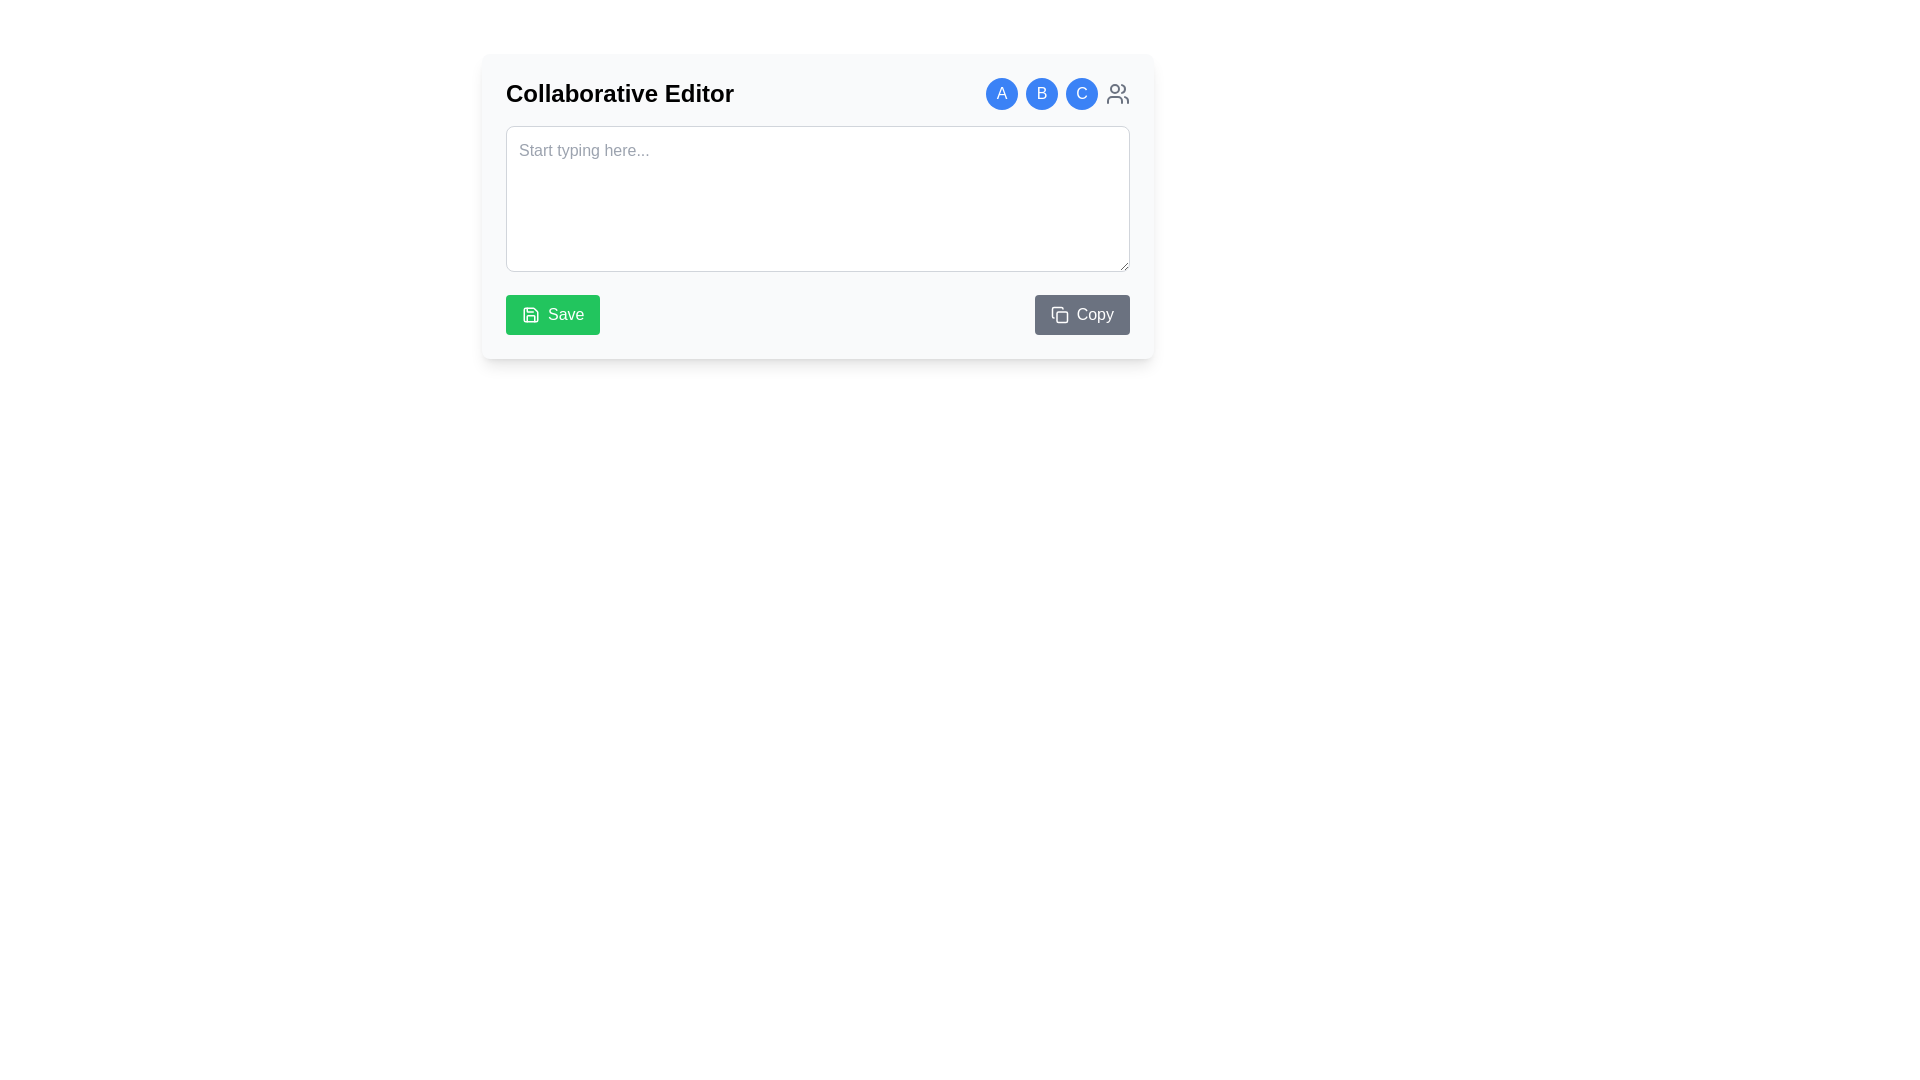 The height and width of the screenshot is (1080, 1920). What do you see at coordinates (553, 315) in the screenshot?
I see `the green 'Save' button with rounded corners in the 'Collaborative Editor' interface` at bounding box center [553, 315].